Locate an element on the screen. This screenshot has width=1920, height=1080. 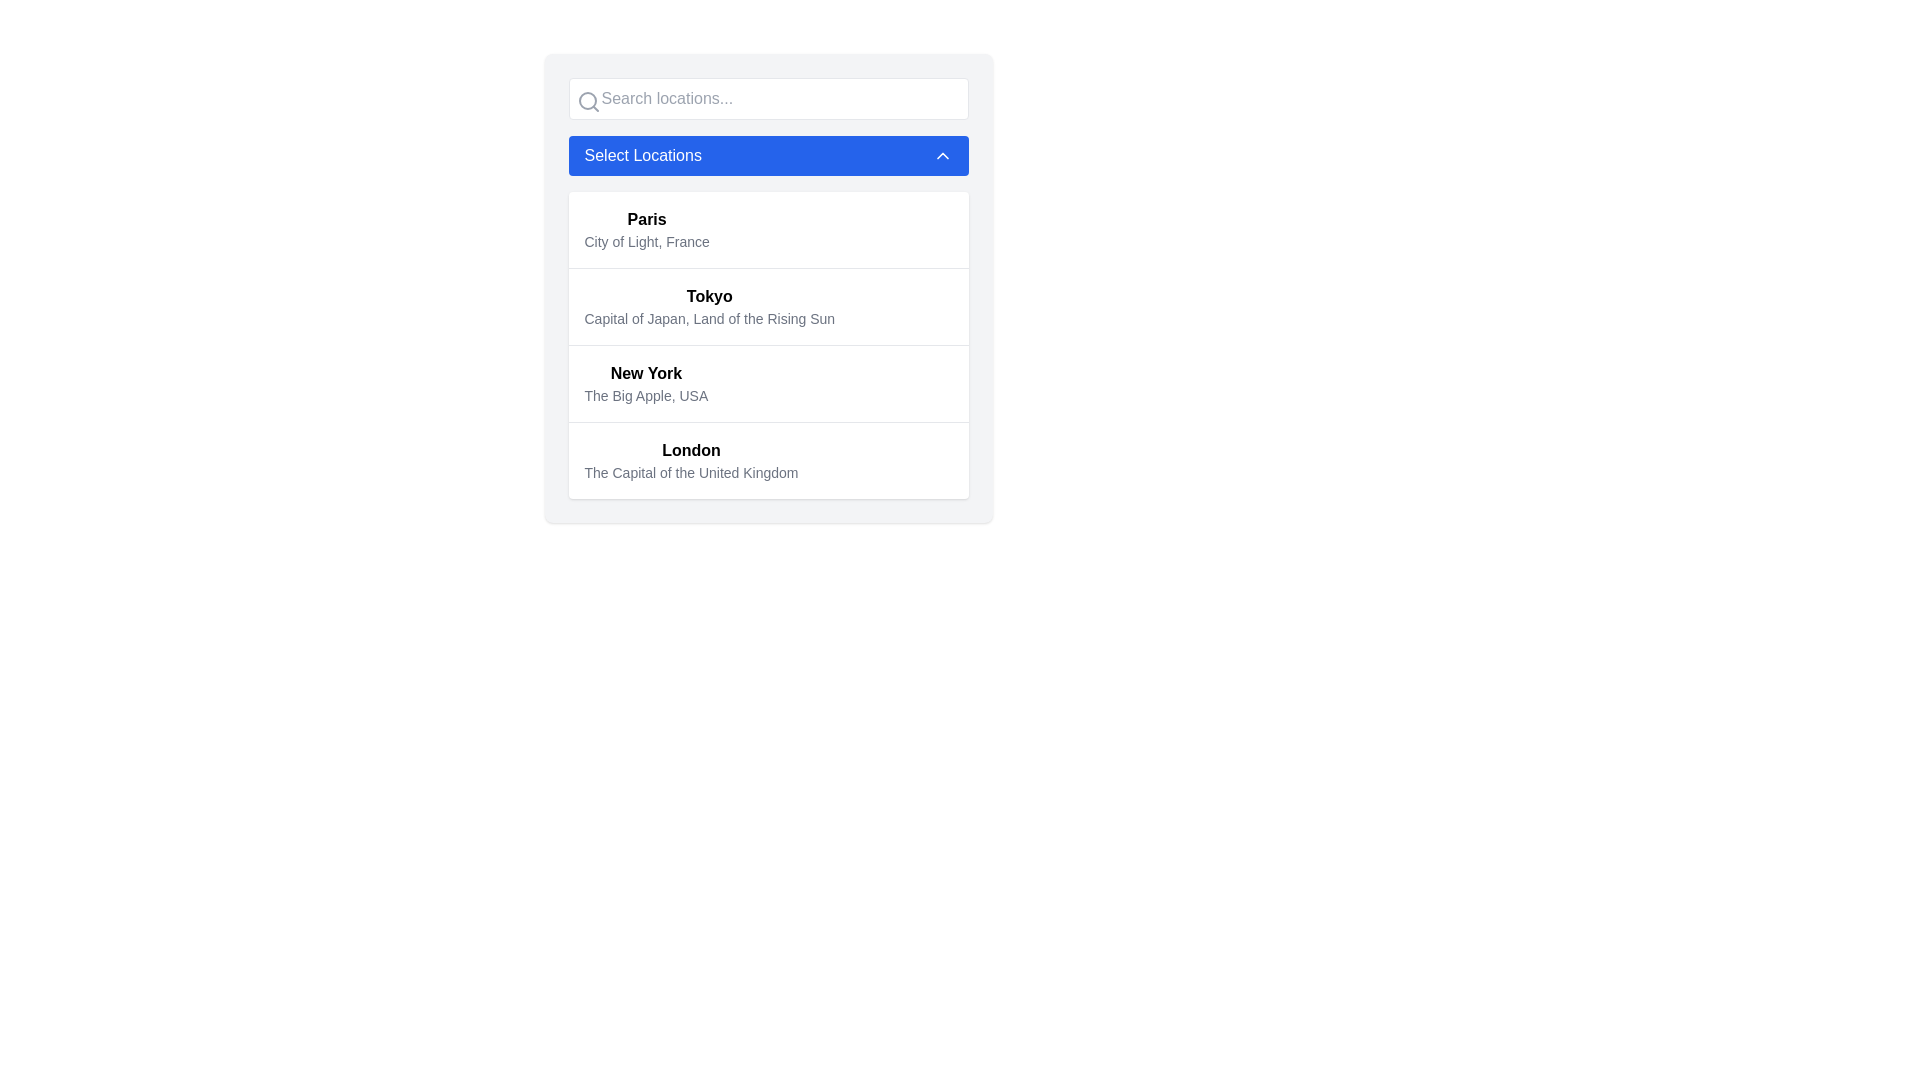
text label displaying 'The Big Apple, USA' located beneath the 'New York' label in the selection list is located at coordinates (646, 396).